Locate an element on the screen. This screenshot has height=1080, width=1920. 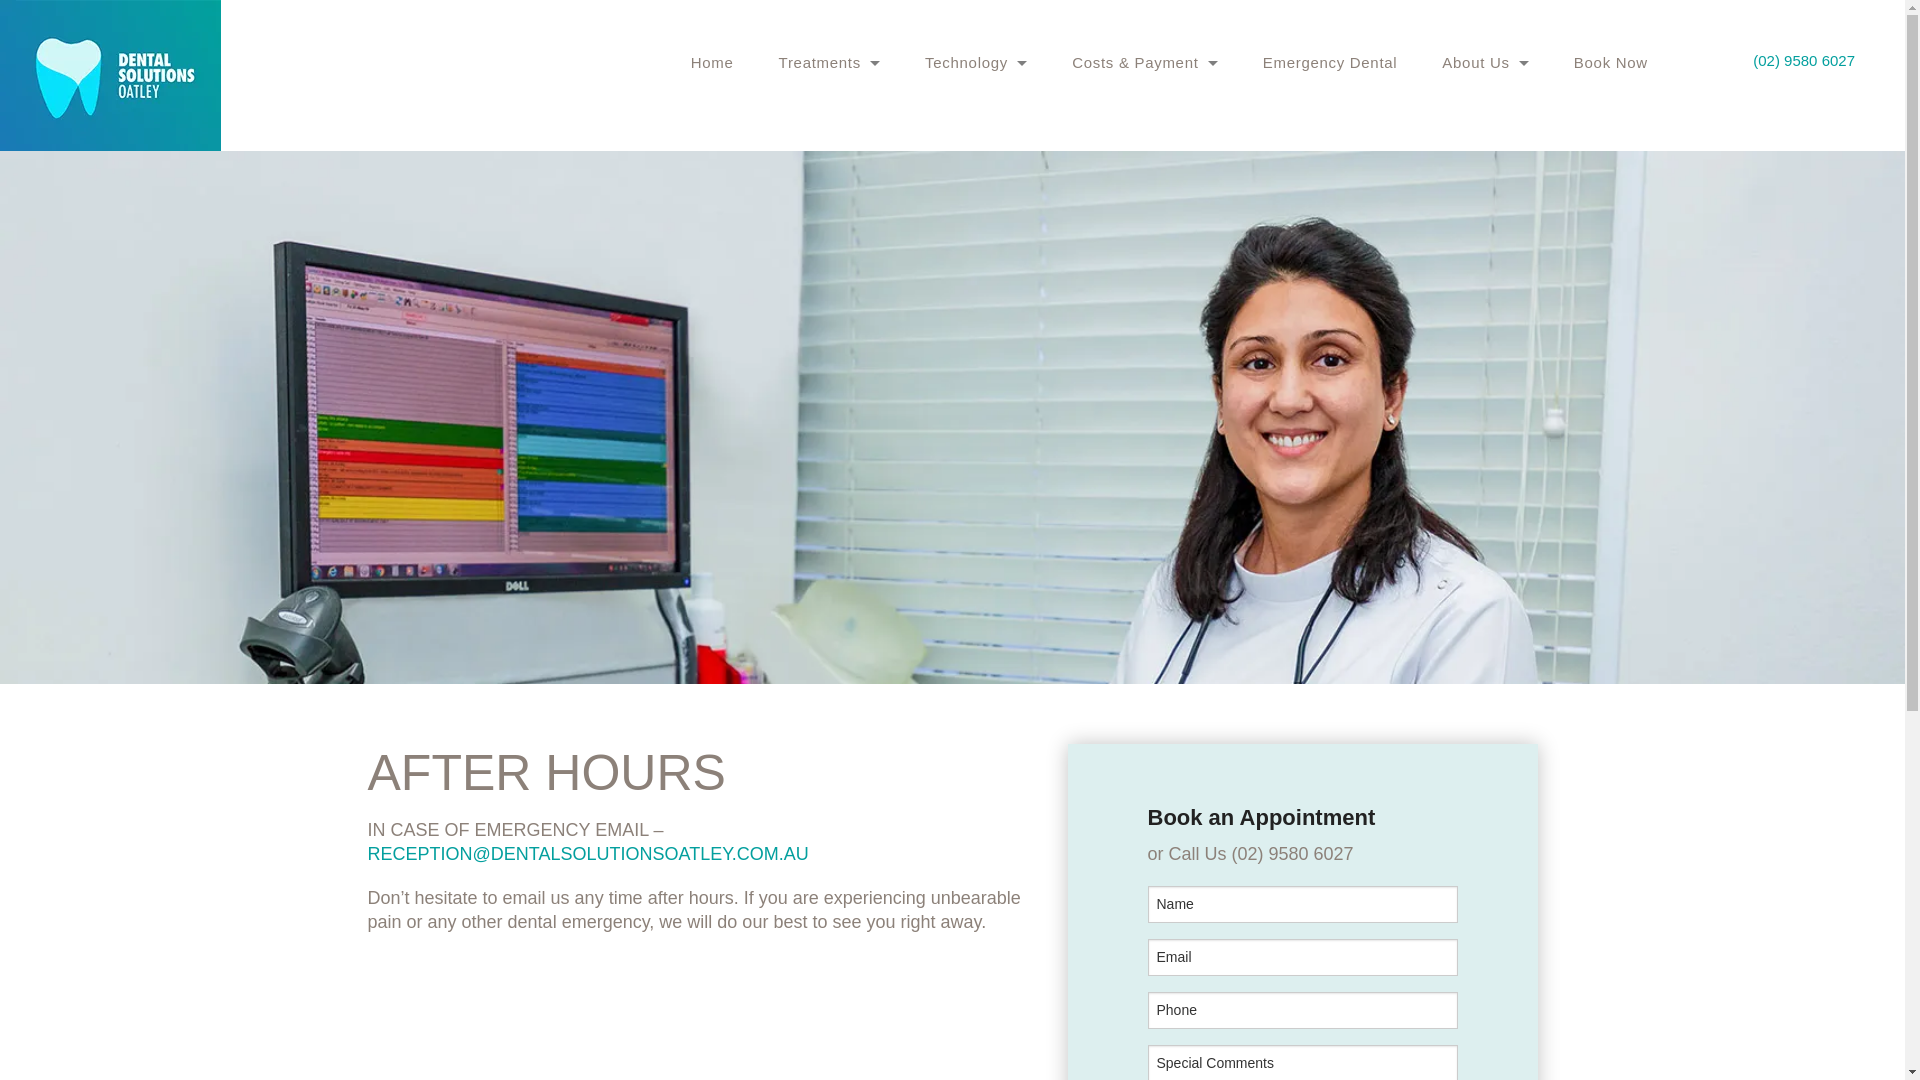
'Emergency Dental' is located at coordinates (1330, 61).